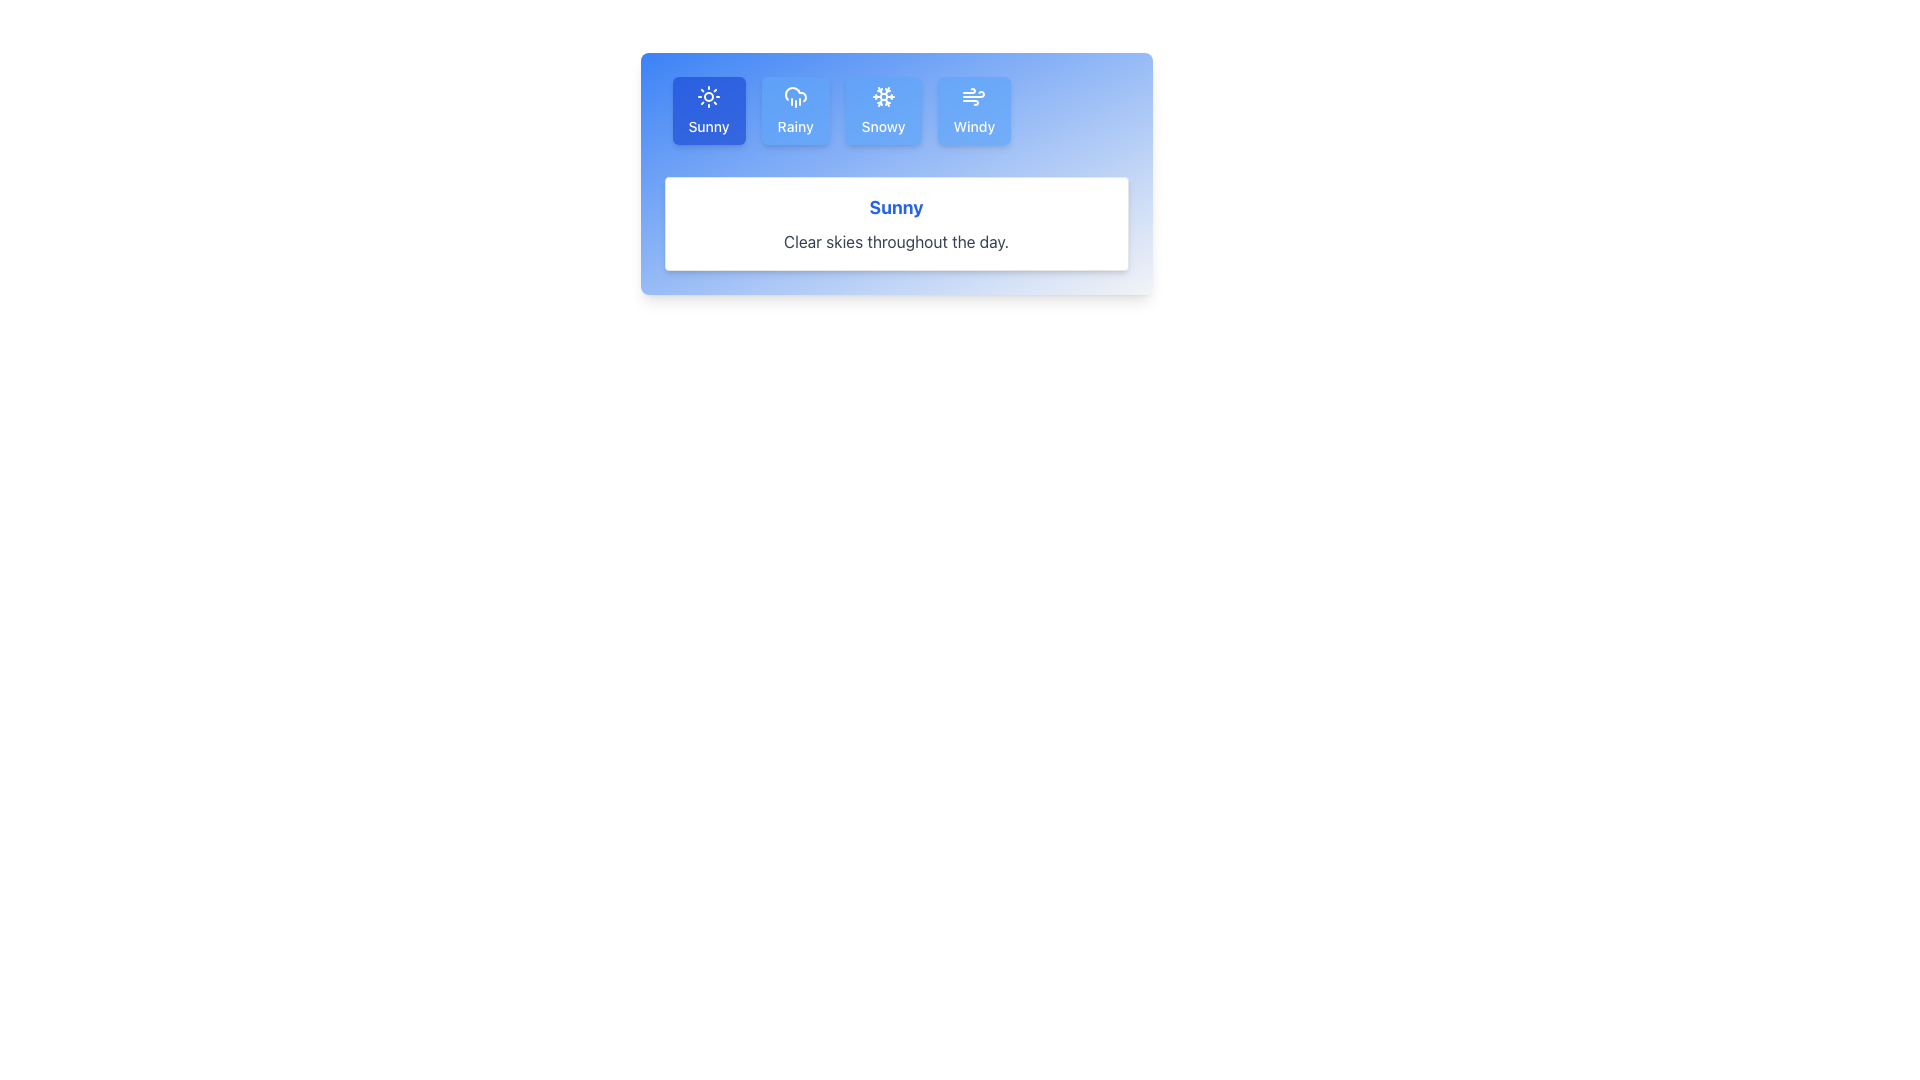 This screenshot has height=1080, width=1920. I want to click on the weather condition text label that displays 'Sunny', which is located within a white box with rounded edges, so click(895, 208).